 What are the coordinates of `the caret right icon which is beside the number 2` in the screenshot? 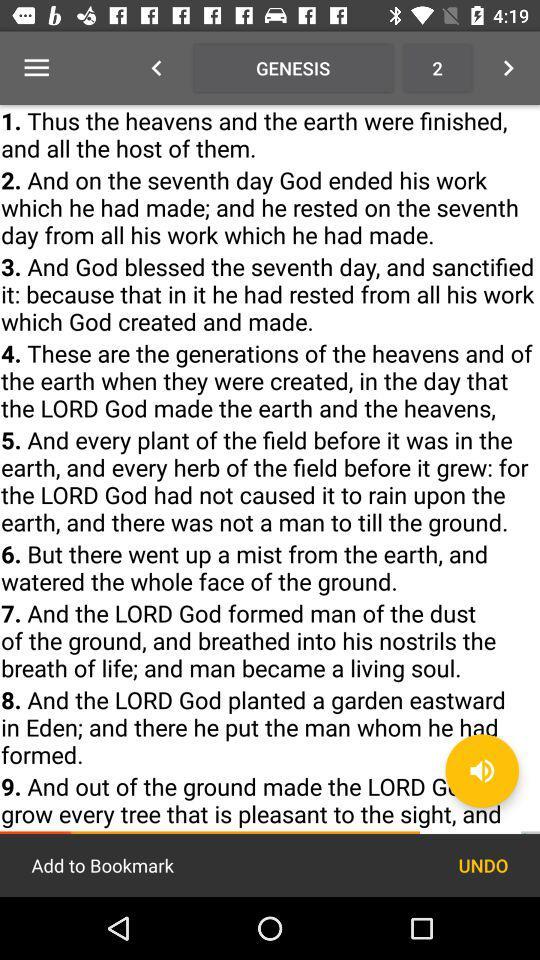 It's located at (508, 68).